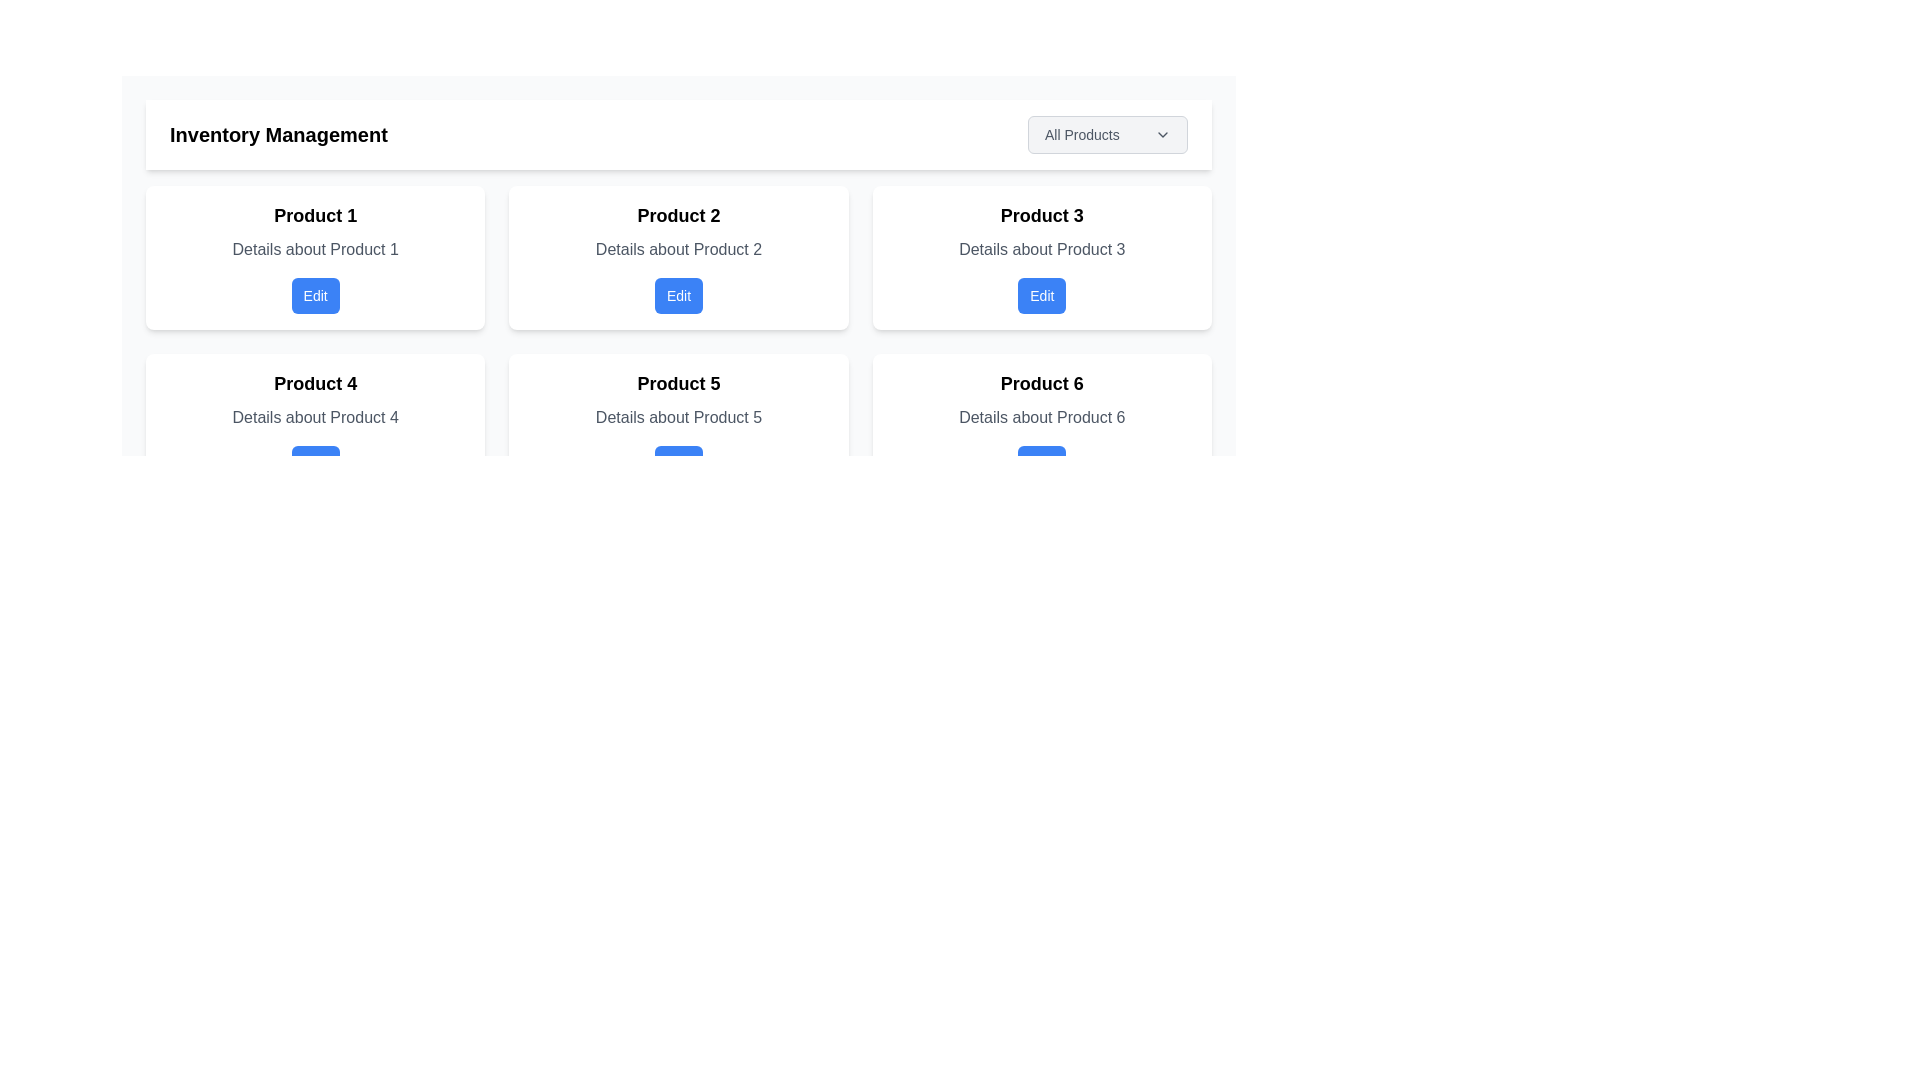  I want to click on the text label 'Product 6' which is the title in the sixth card of a grid layout, so click(1041, 384).